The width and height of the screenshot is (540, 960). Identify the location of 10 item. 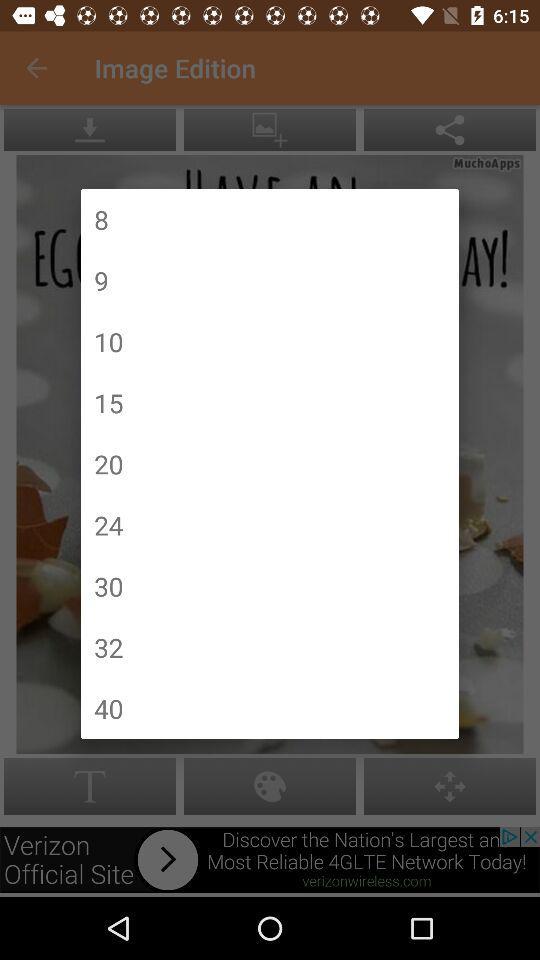
(108, 341).